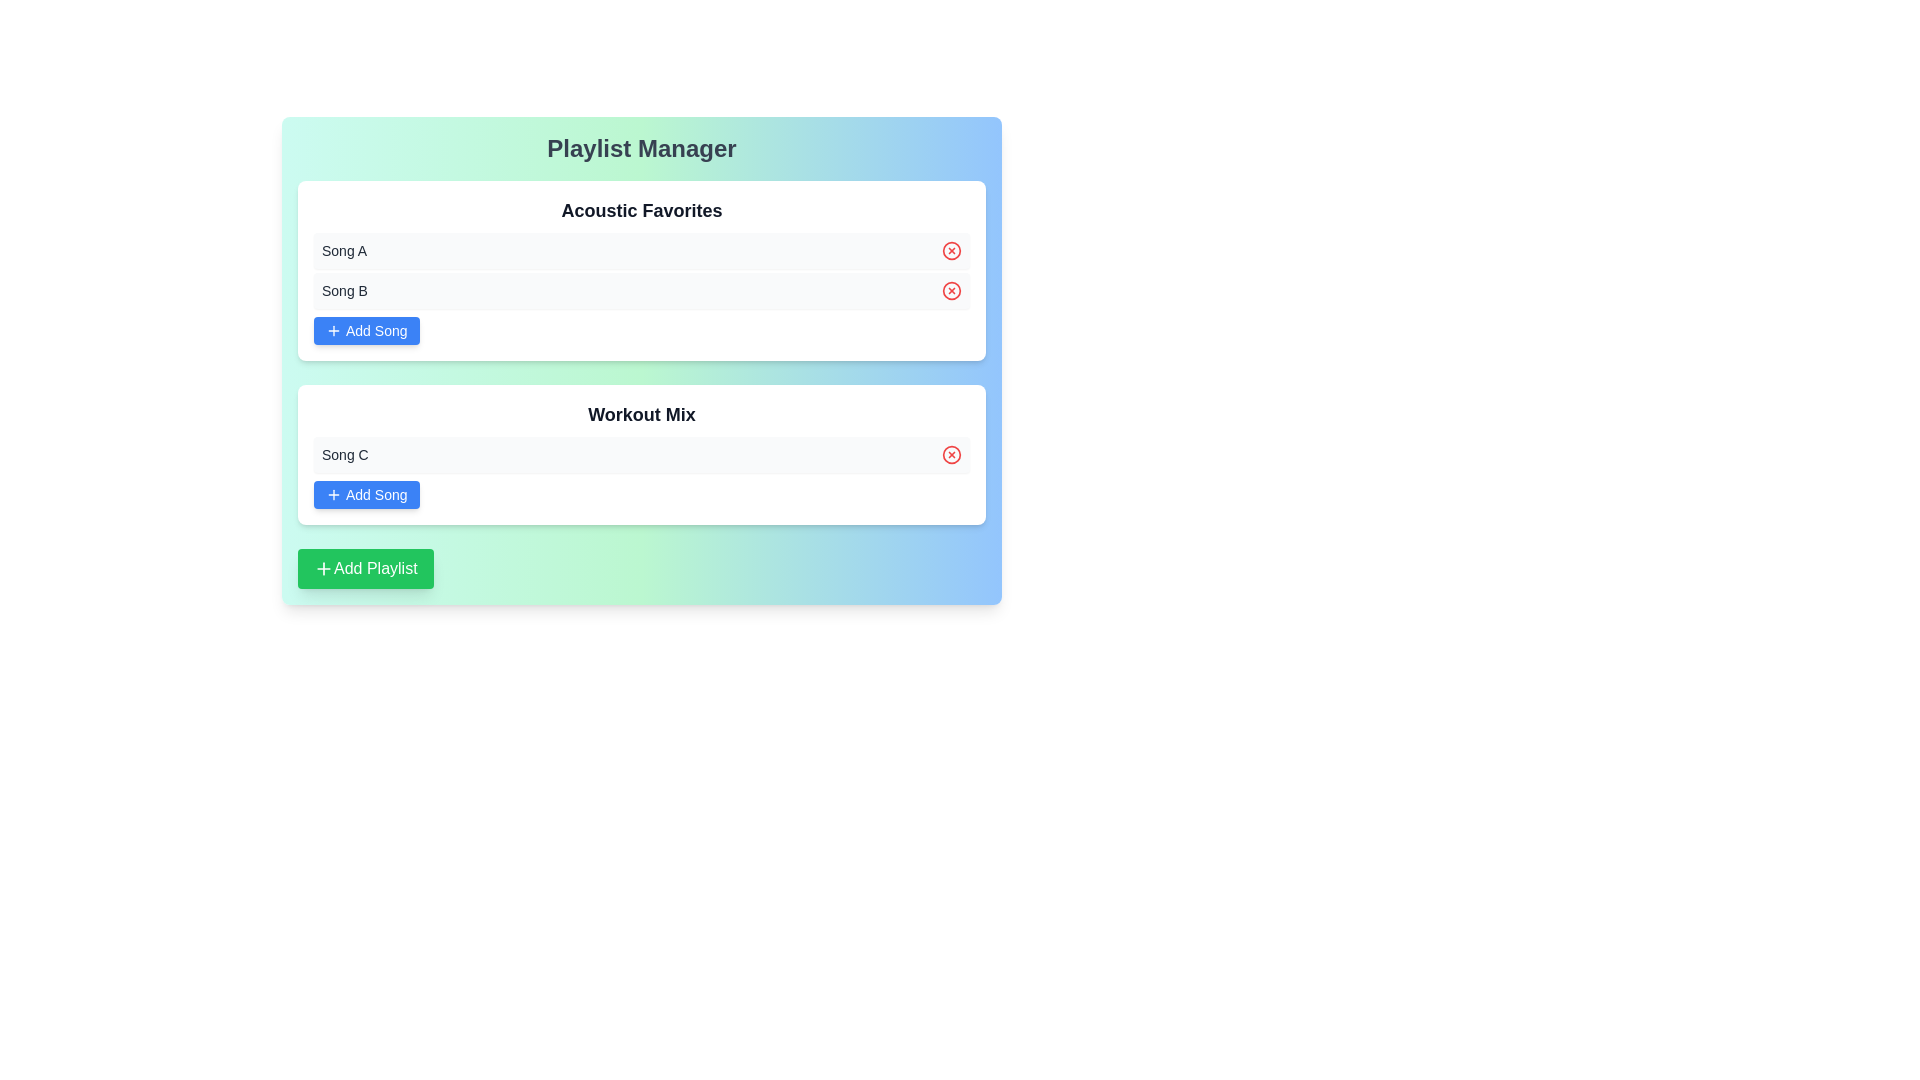 This screenshot has width=1920, height=1080. I want to click on the button located at the bottom left of the 'Acoustic Favorites' section to observe hover effects, so click(366, 330).